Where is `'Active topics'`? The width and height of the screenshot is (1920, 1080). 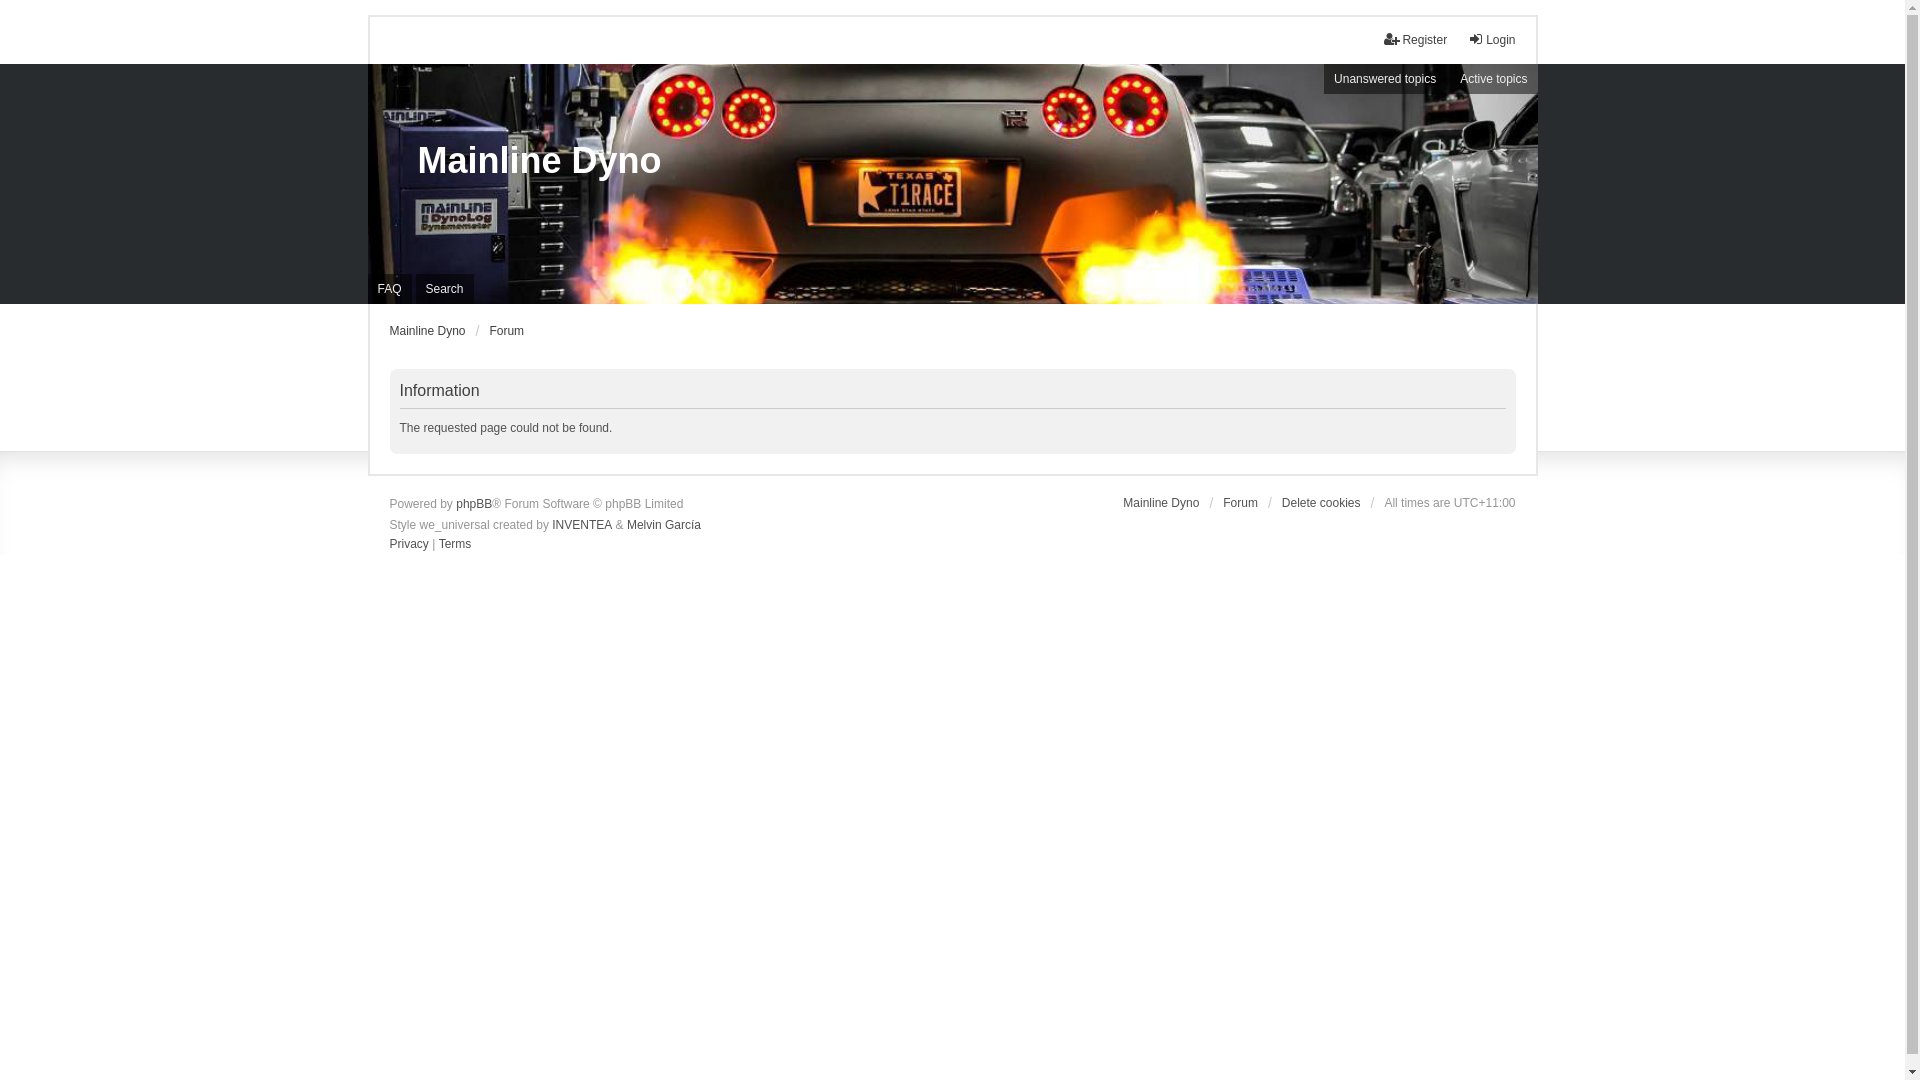 'Active topics' is located at coordinates (1493, 77).